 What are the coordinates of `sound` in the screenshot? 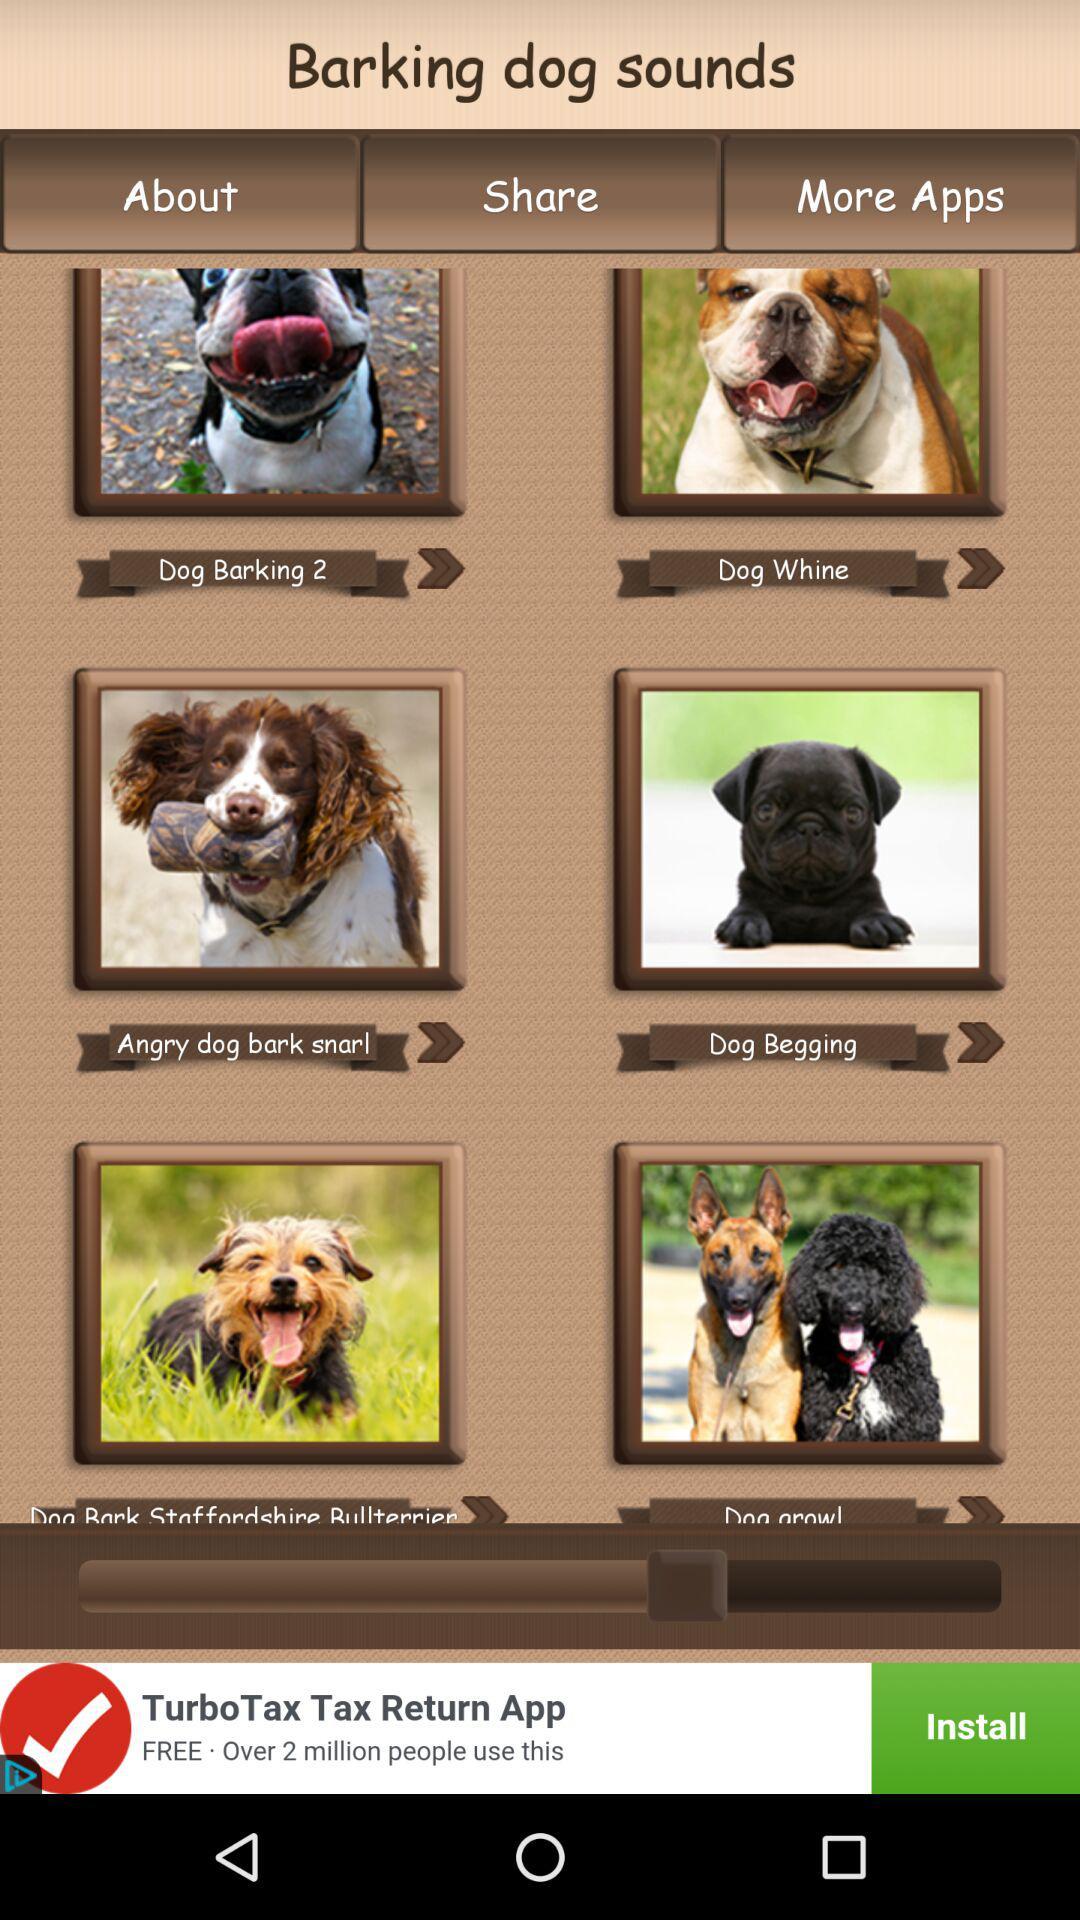 It's located at (483, 1509).